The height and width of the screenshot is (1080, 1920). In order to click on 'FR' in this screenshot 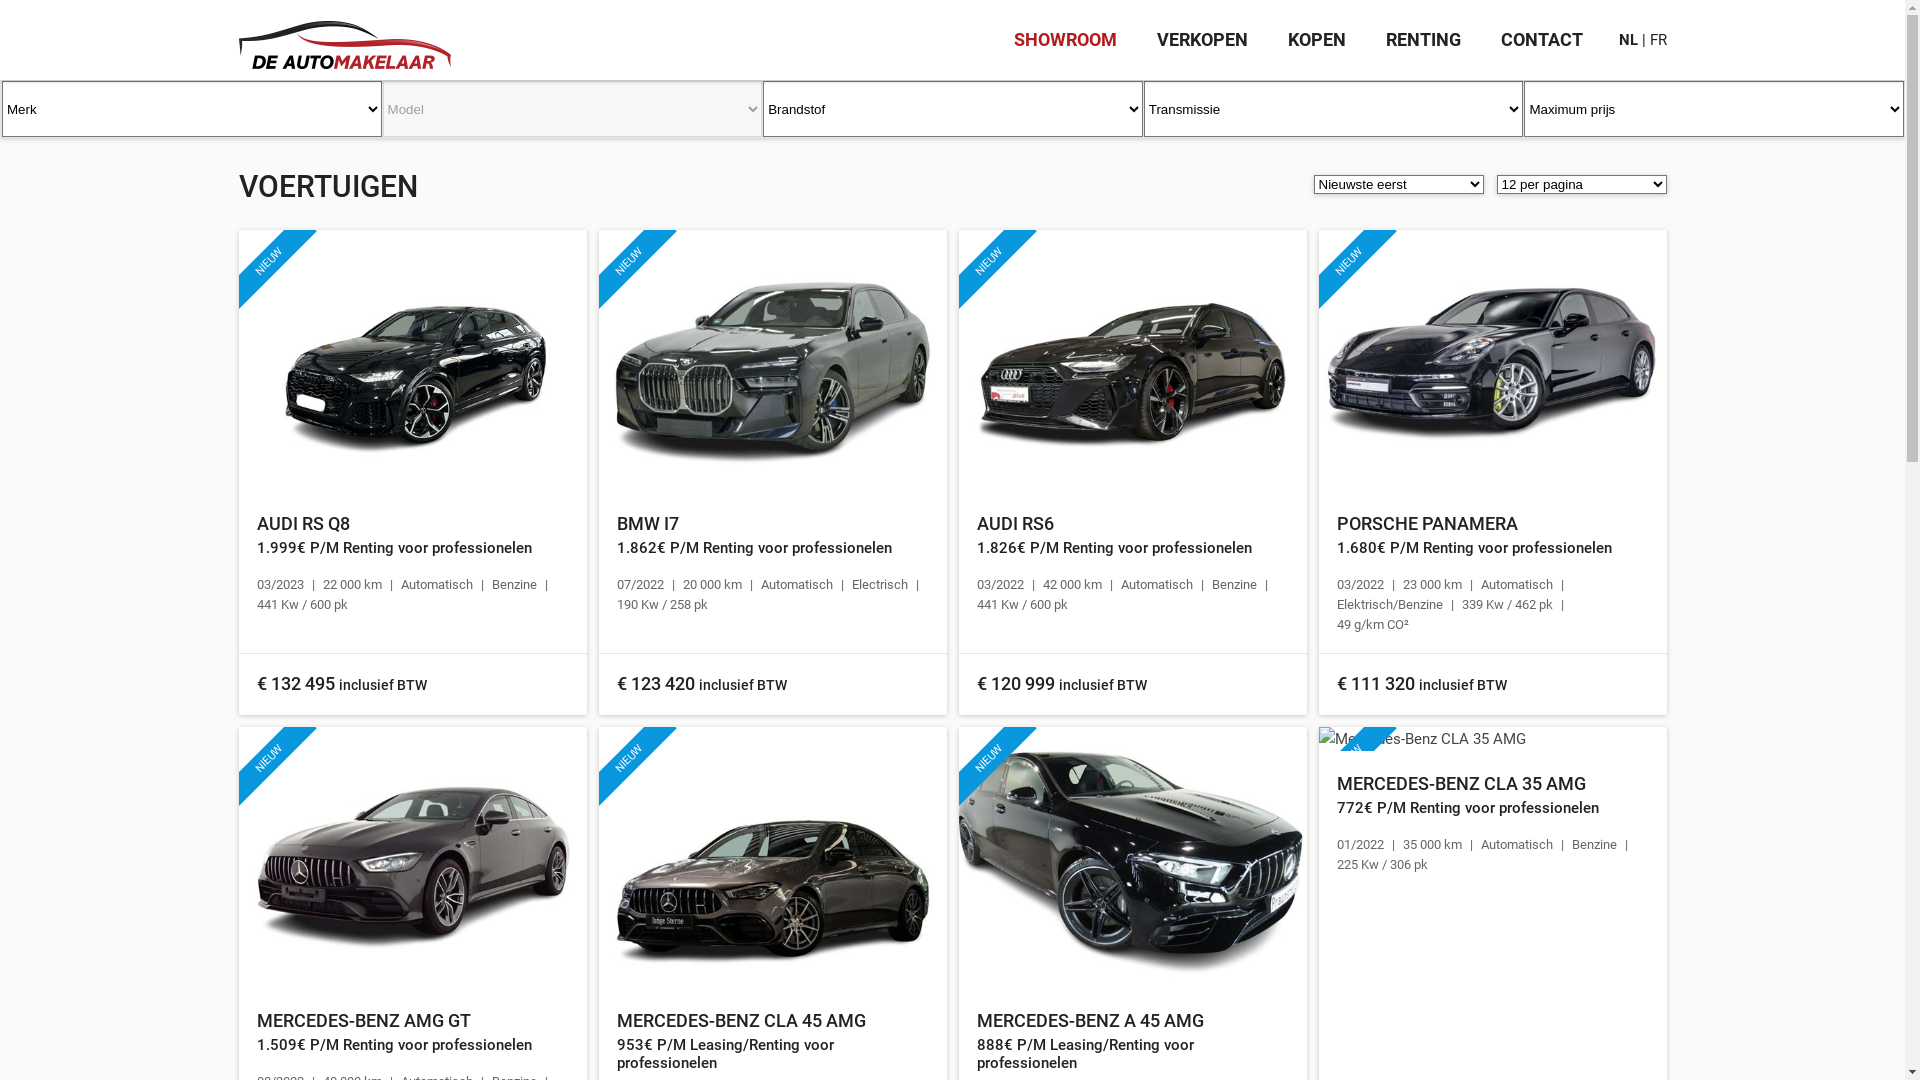, I will do `click(1658, 39)`.